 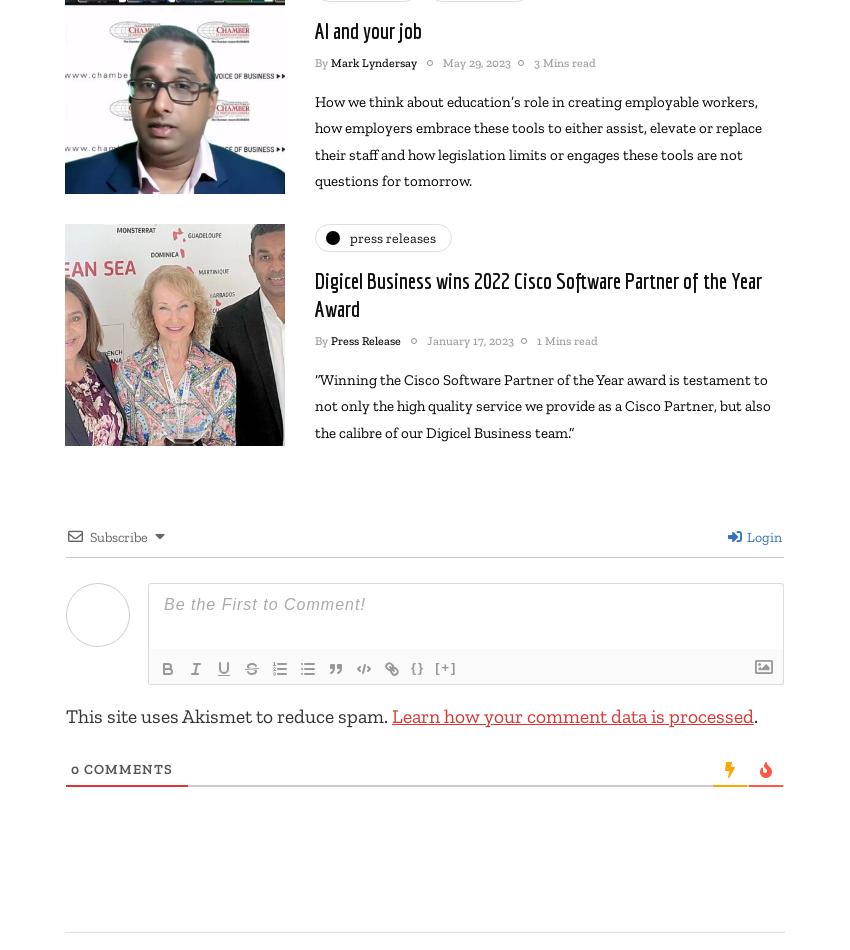 What do you see at coordinates (75, 767) in the screenshot?
I see `'0'` at bounding box center [75, 767].